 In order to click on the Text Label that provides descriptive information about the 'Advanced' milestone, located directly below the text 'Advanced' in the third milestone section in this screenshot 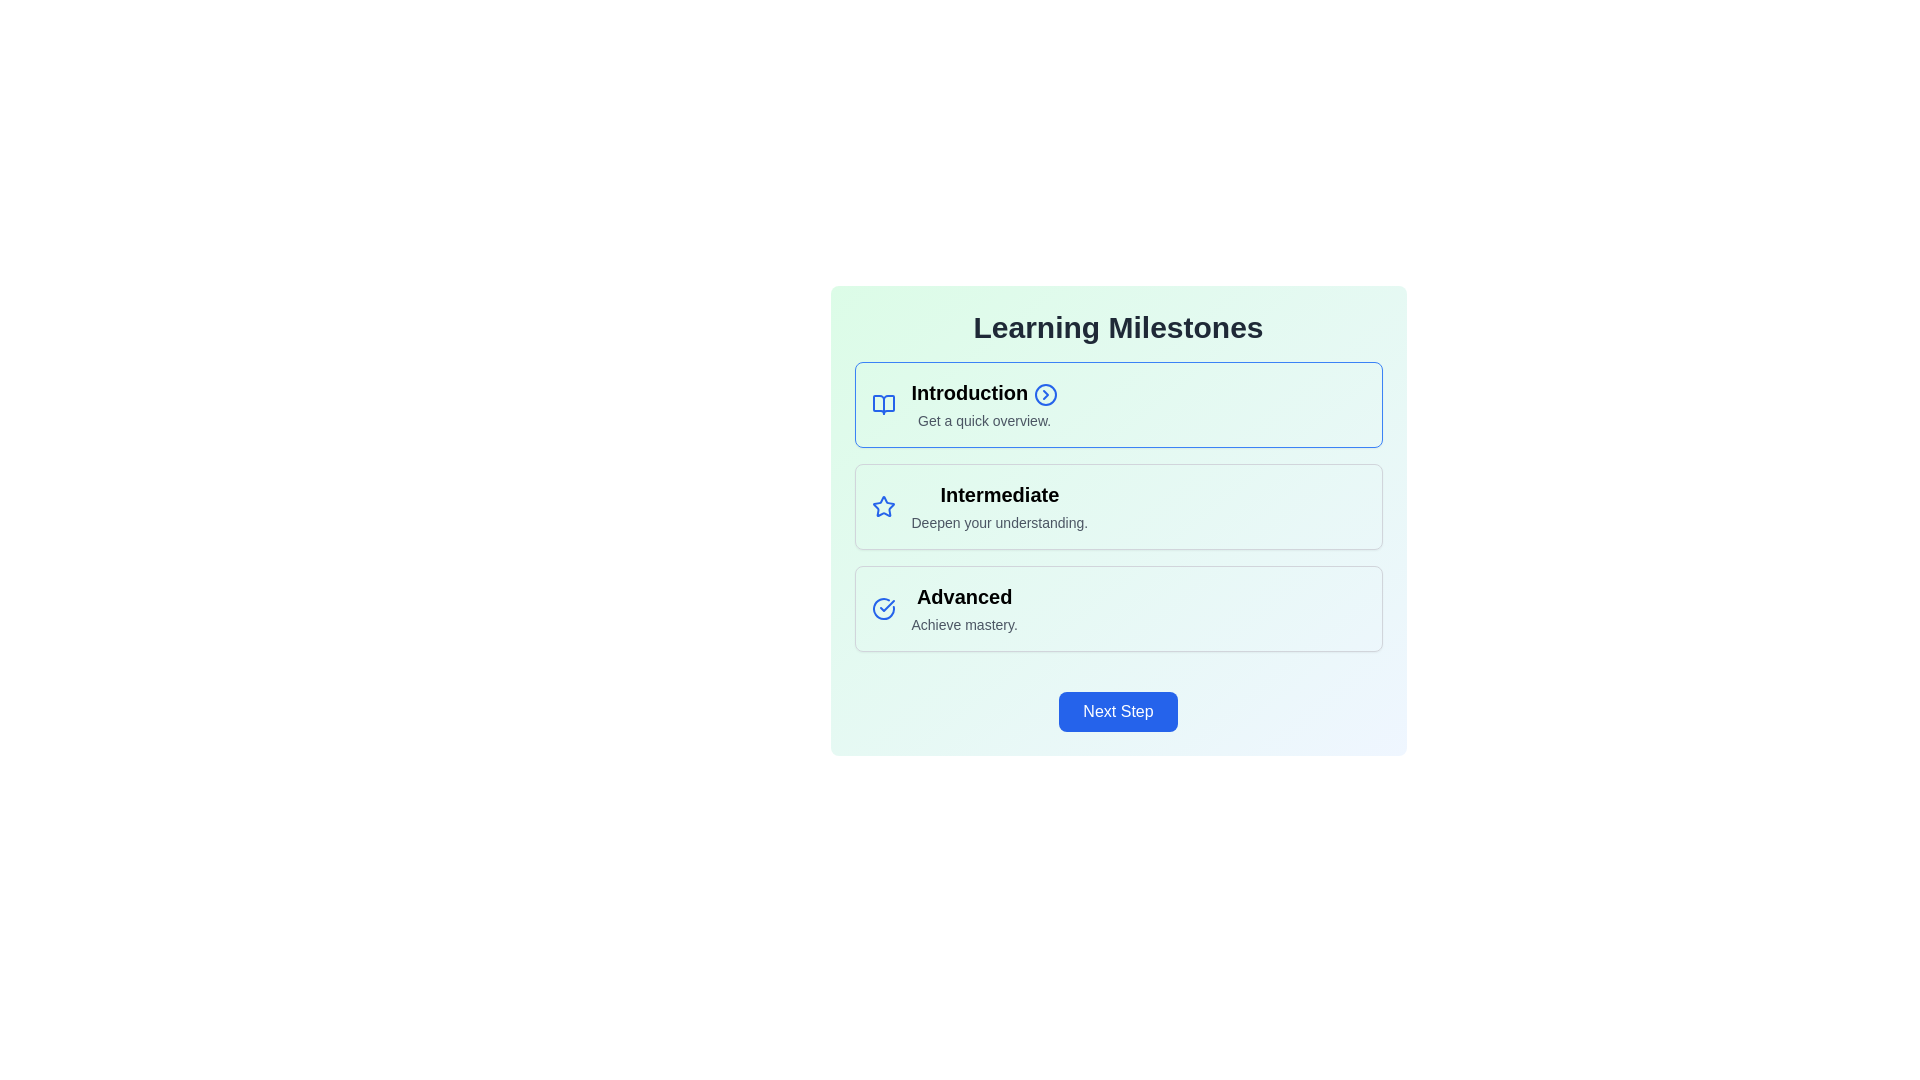, I will do `click(964, 623)`.